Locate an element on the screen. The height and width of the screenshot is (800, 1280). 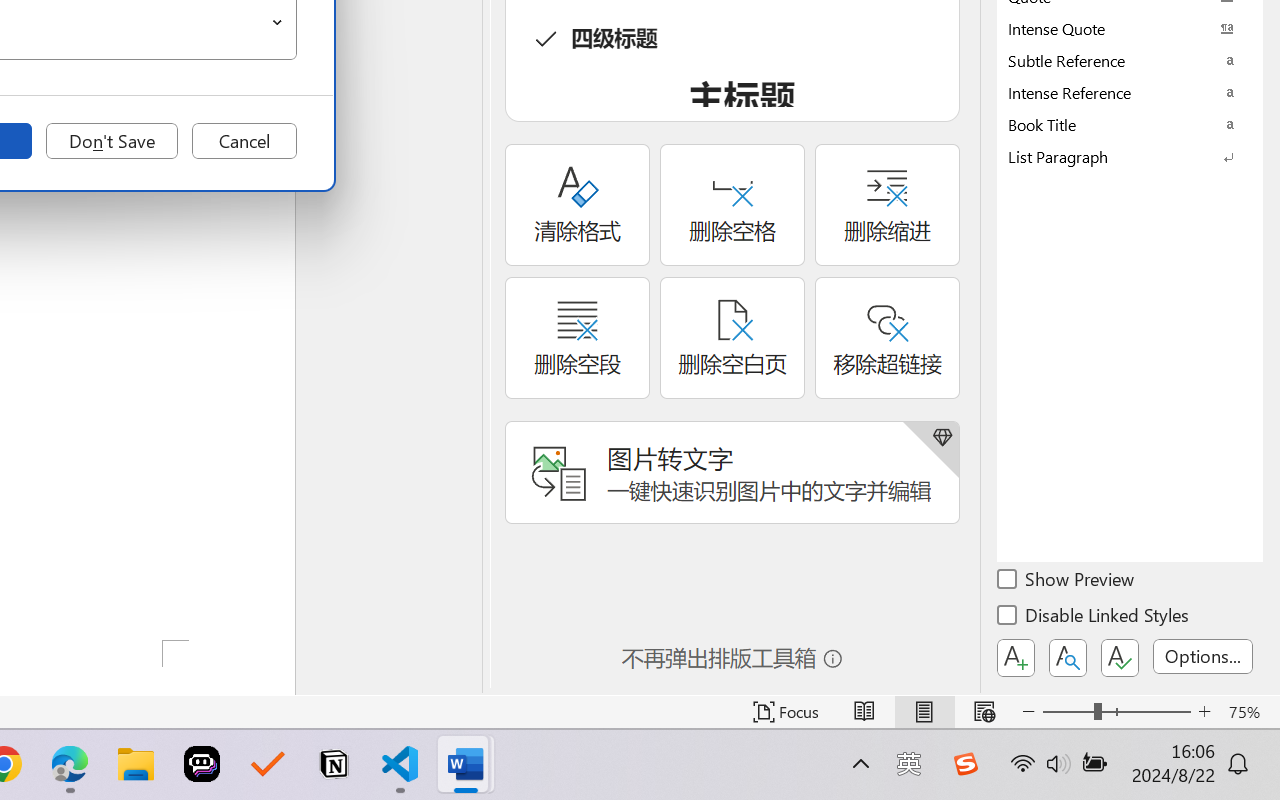
'Options...' is located at coordinates (1202, 655).